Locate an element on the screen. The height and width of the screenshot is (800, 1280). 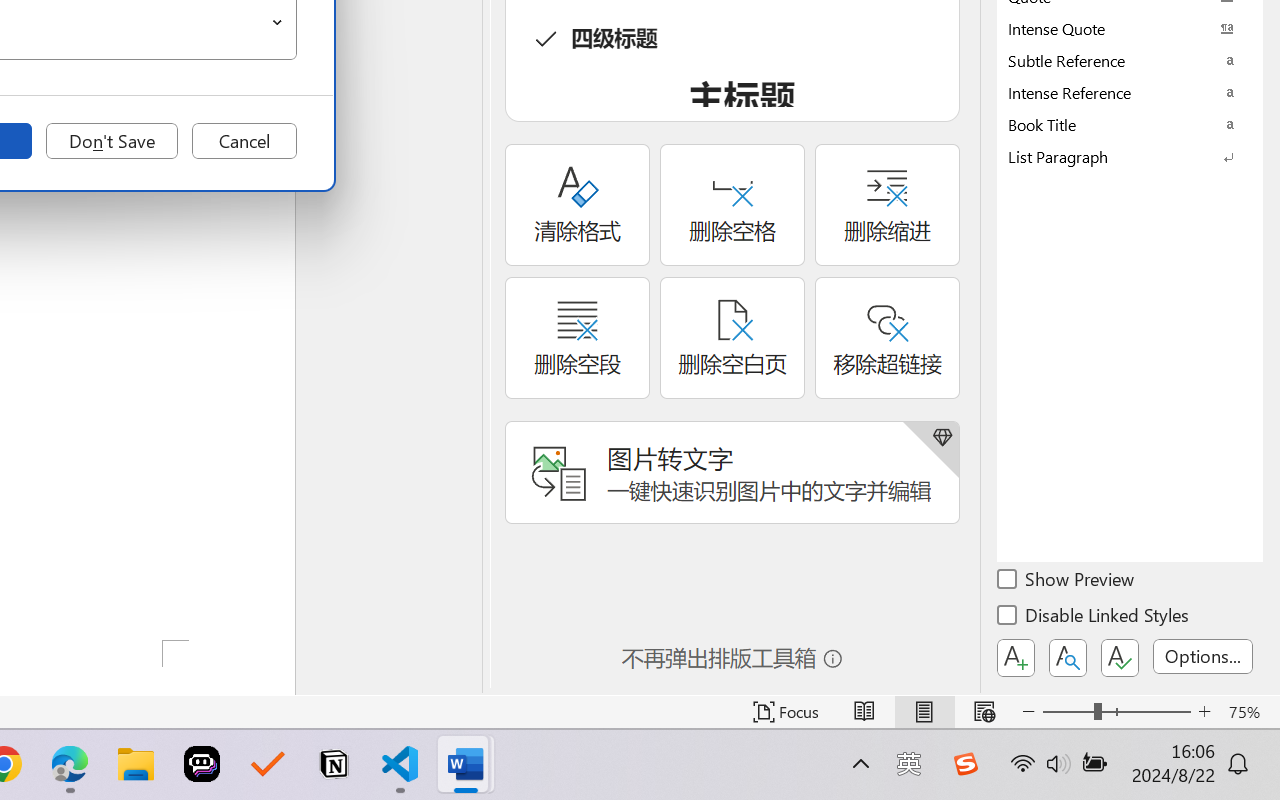
'Options...' is located at coordinates (1202, 655).